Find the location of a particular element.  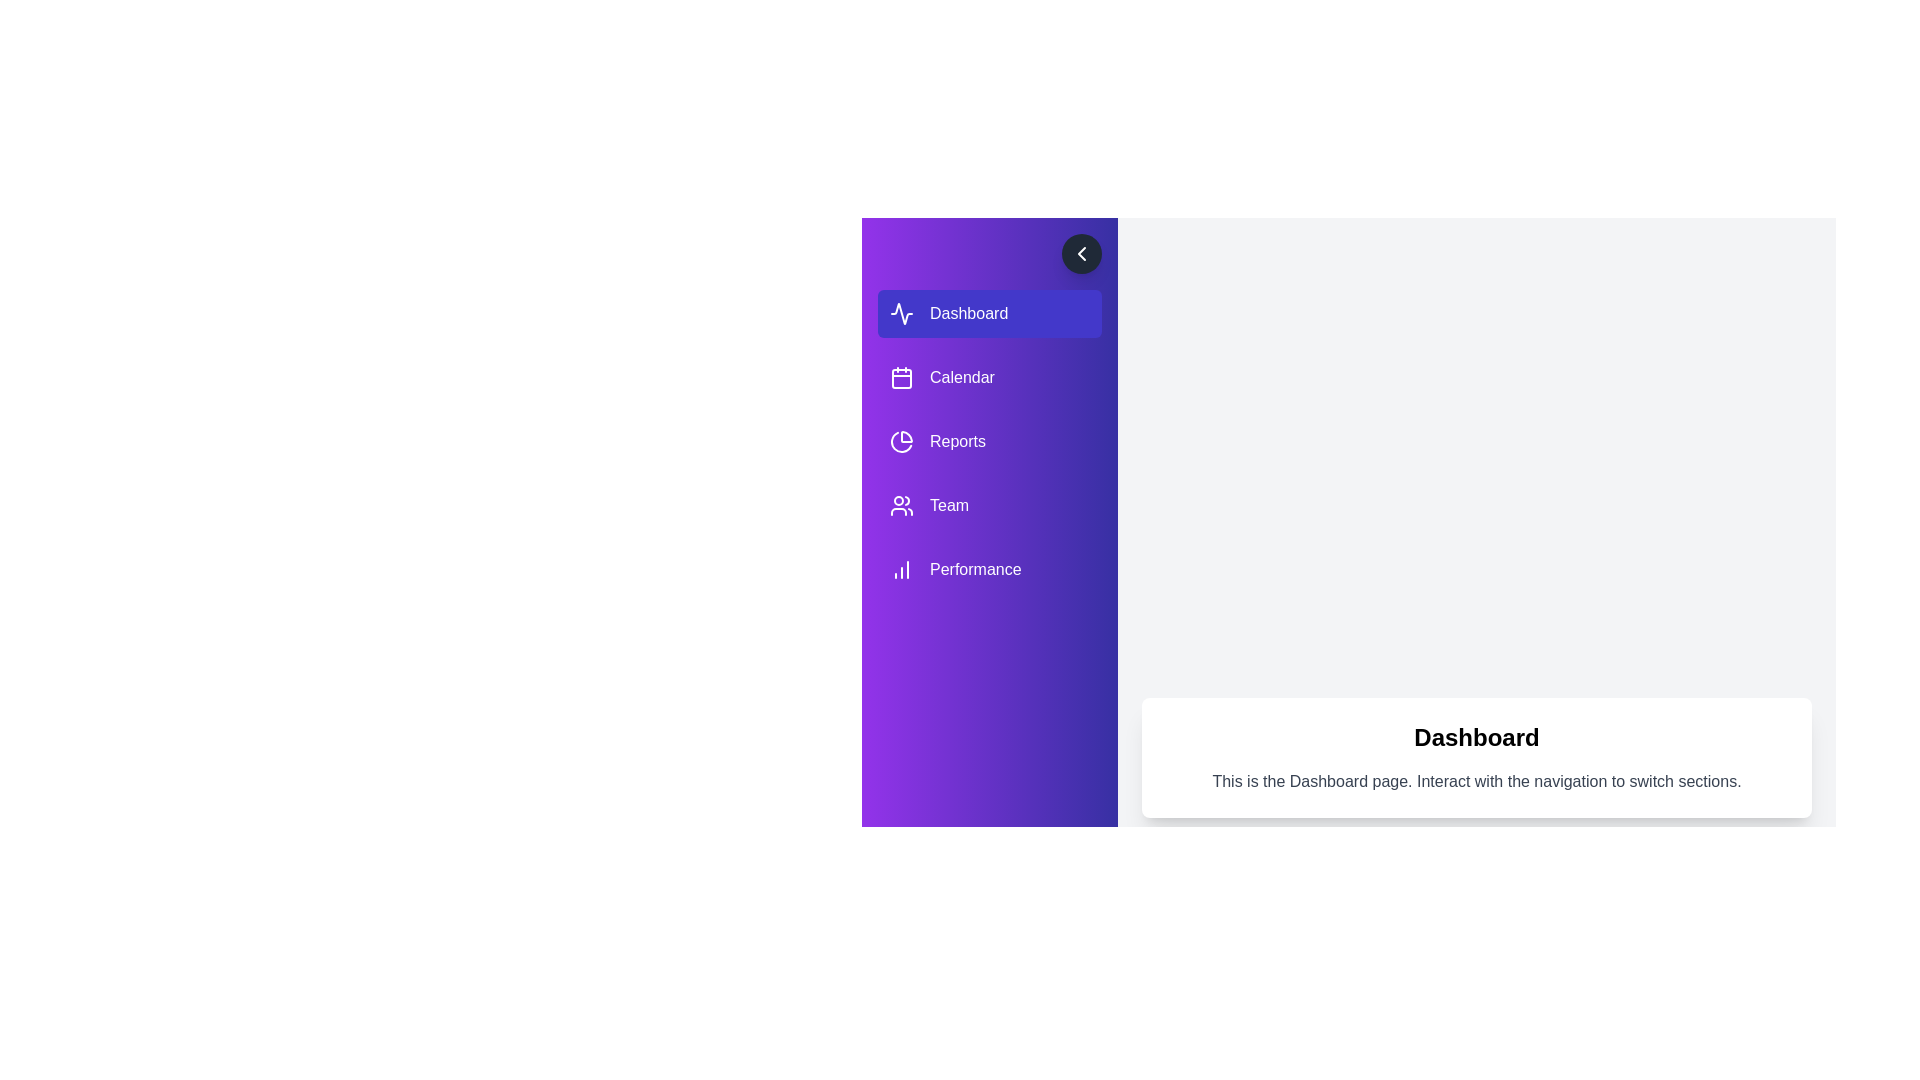

the navigation item labeled Performance is located at coordinates (989, 570).